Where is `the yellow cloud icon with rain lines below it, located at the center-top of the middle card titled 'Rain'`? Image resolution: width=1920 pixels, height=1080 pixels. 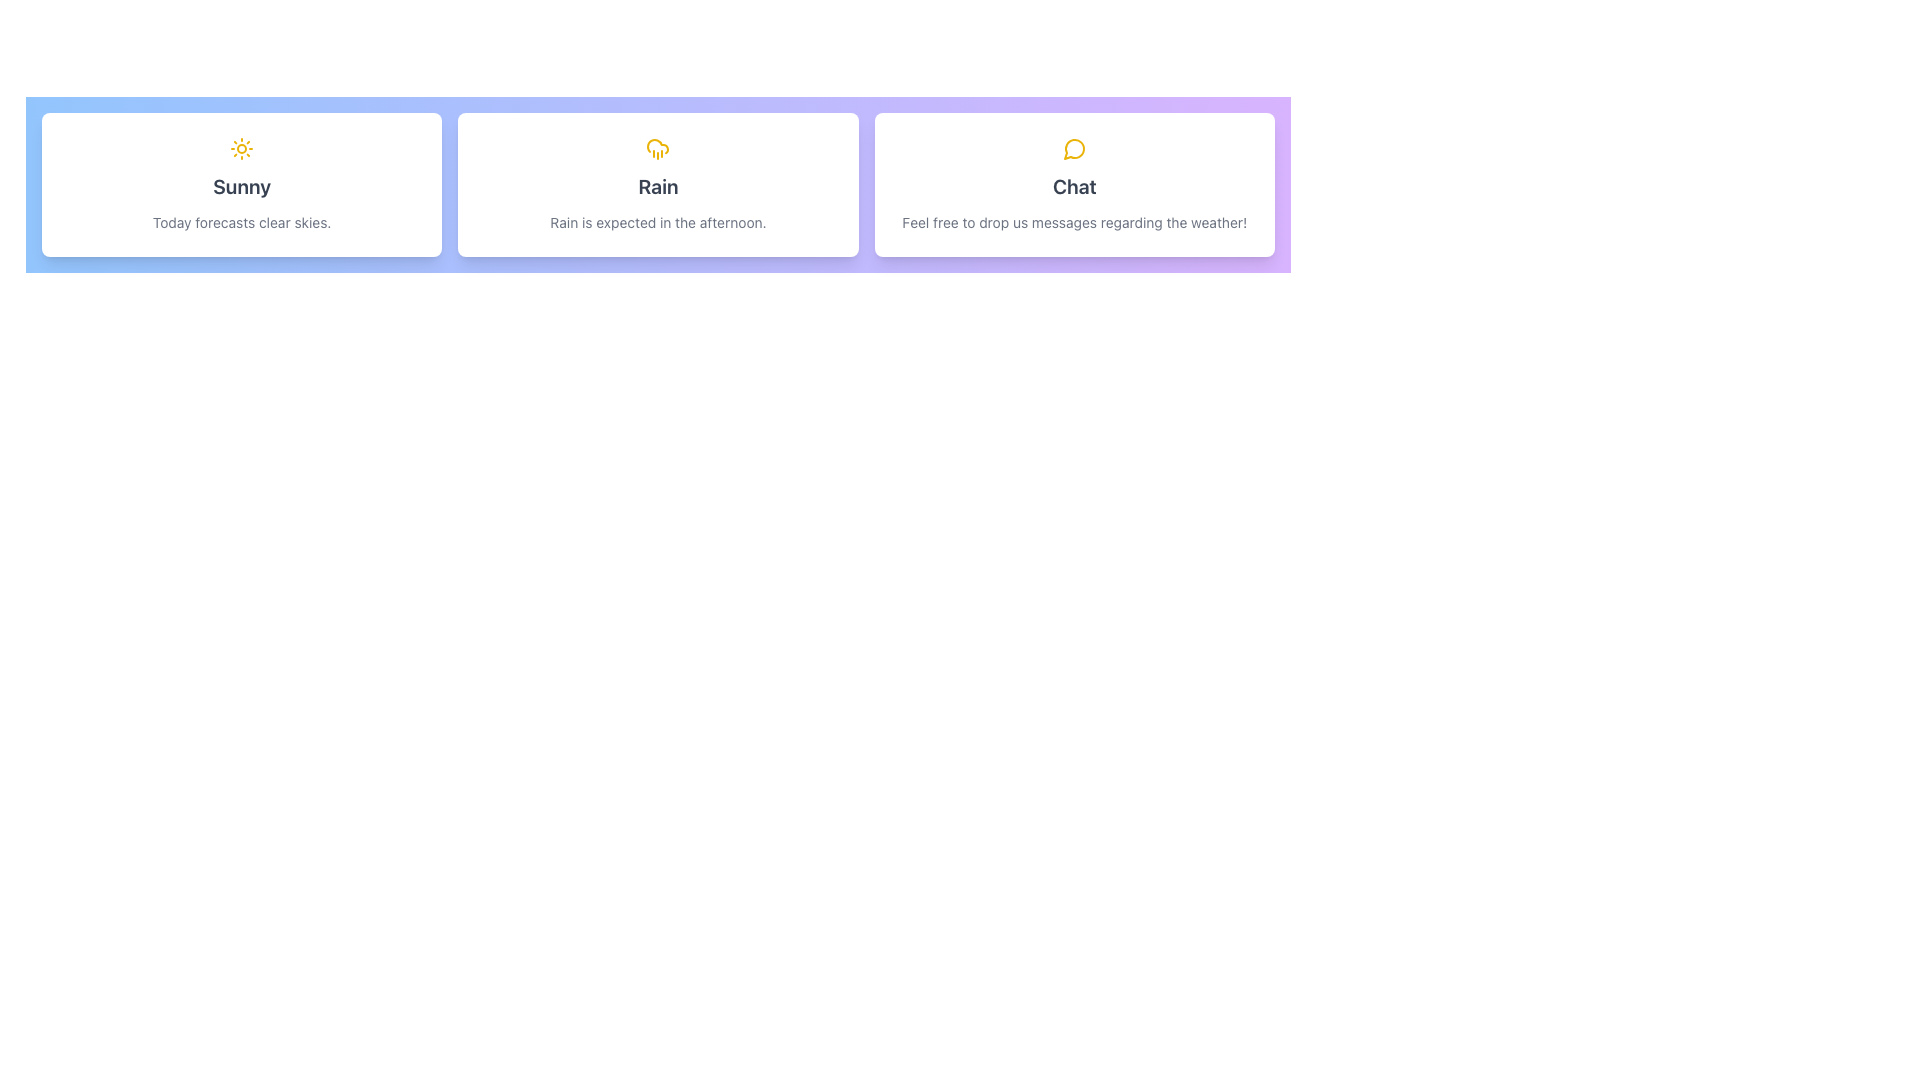
the yellow cloud icon with rain lines below it, located at the center-top of the middle card titled 'Rain' is located at coordinates (658, 148).